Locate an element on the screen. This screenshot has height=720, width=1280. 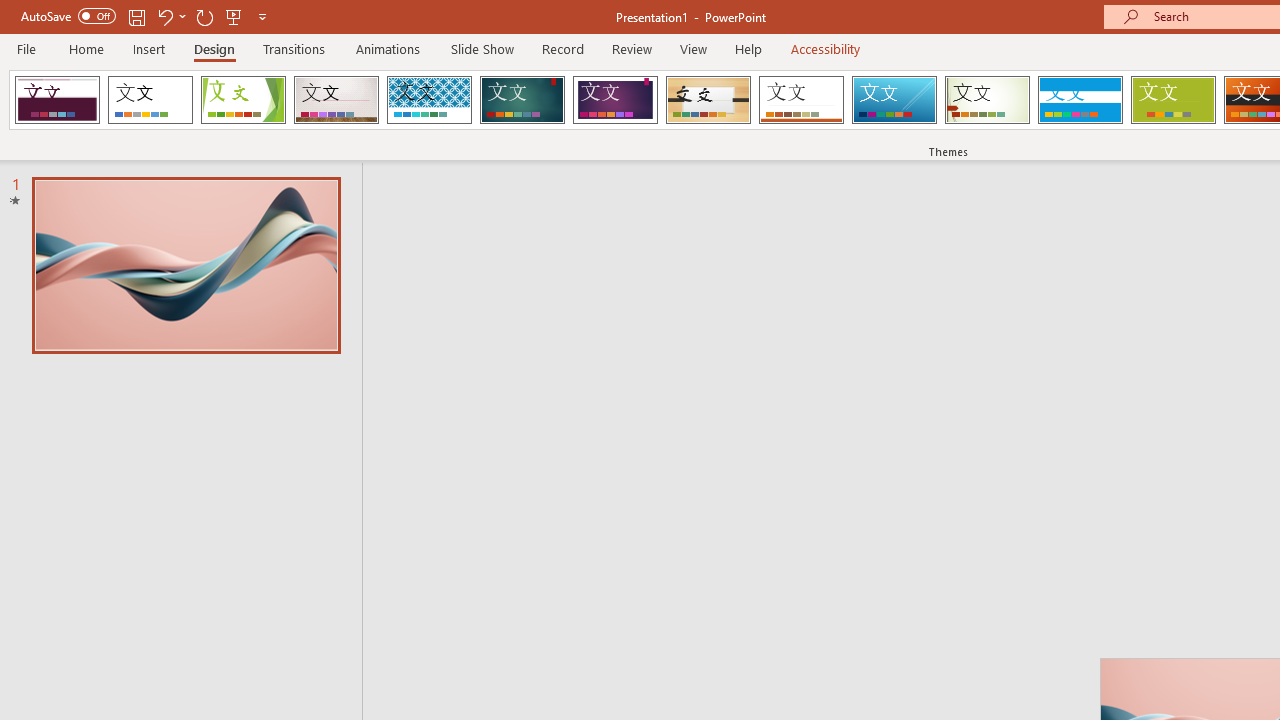
'Banded' is located at coordinates (1079, 100).